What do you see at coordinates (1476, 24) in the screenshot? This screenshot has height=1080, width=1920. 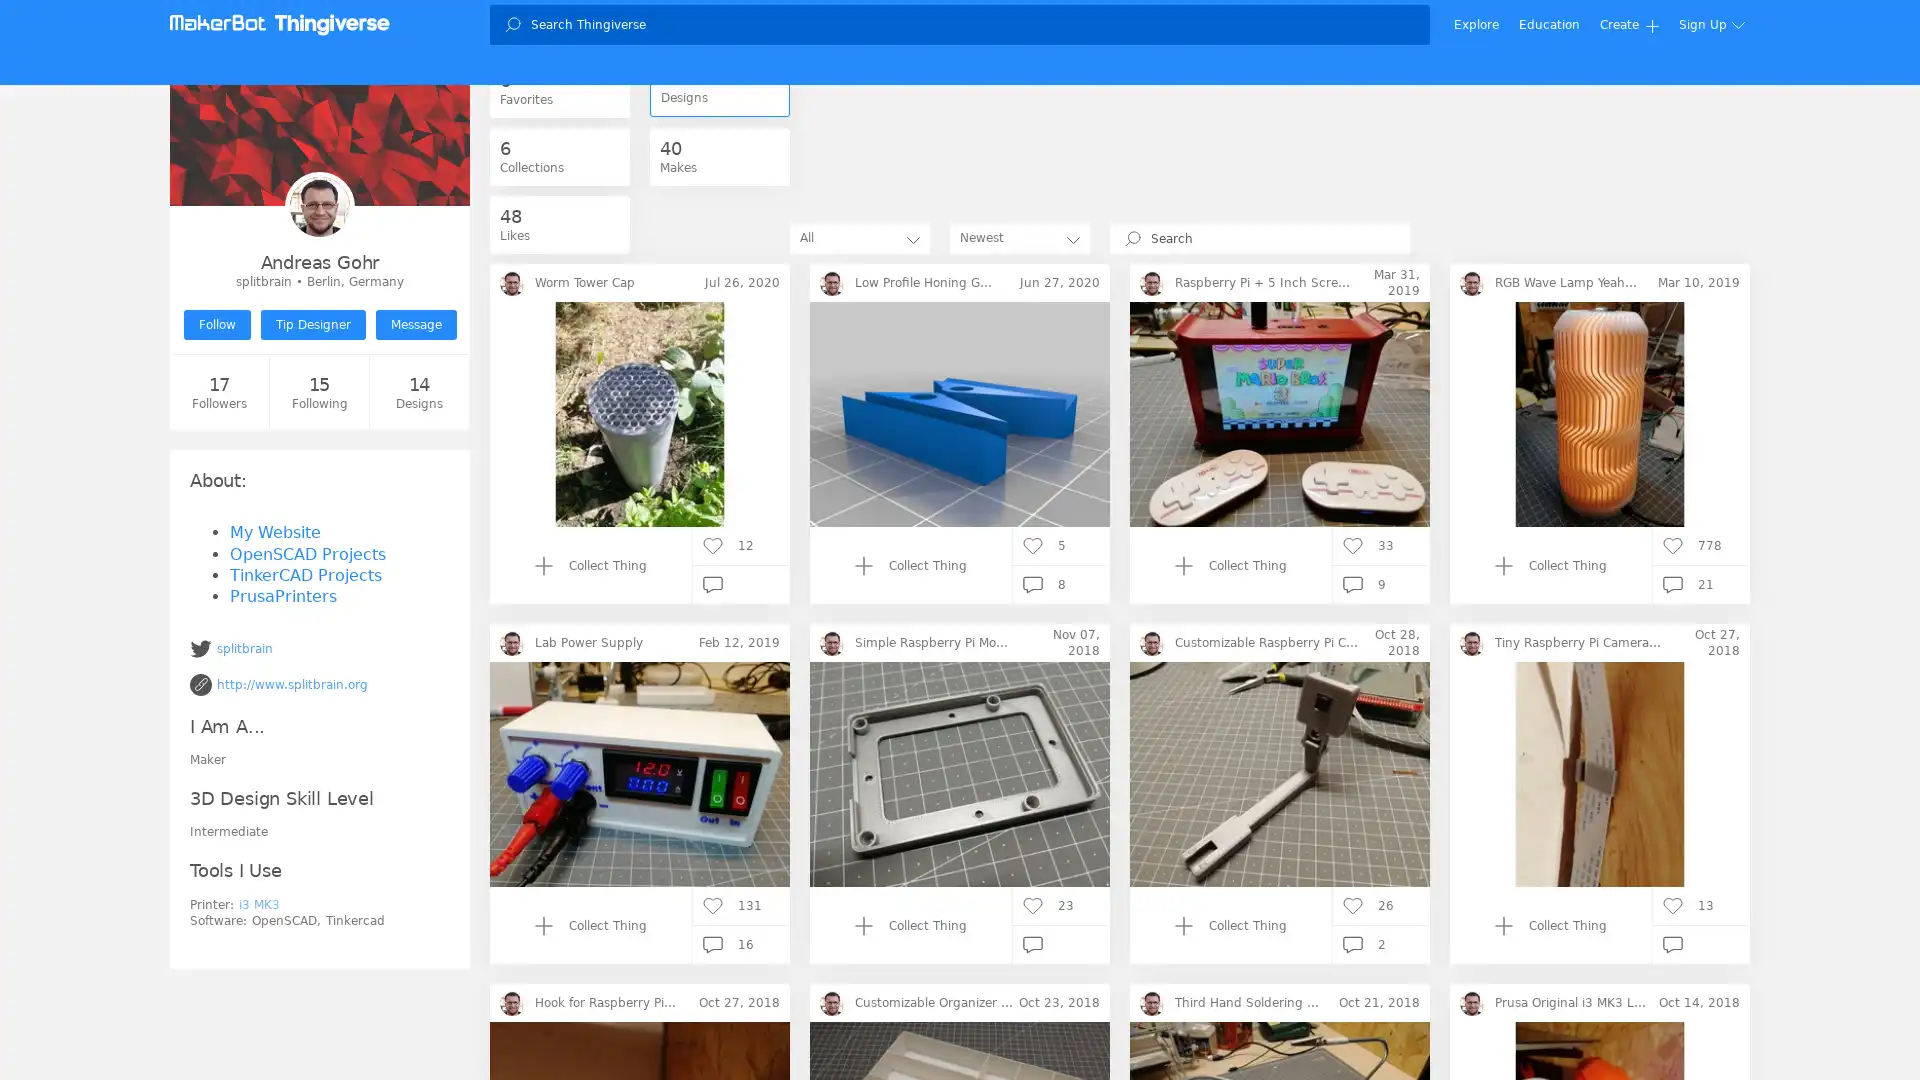 I see `Explore` at bounding box center [1476, 24].